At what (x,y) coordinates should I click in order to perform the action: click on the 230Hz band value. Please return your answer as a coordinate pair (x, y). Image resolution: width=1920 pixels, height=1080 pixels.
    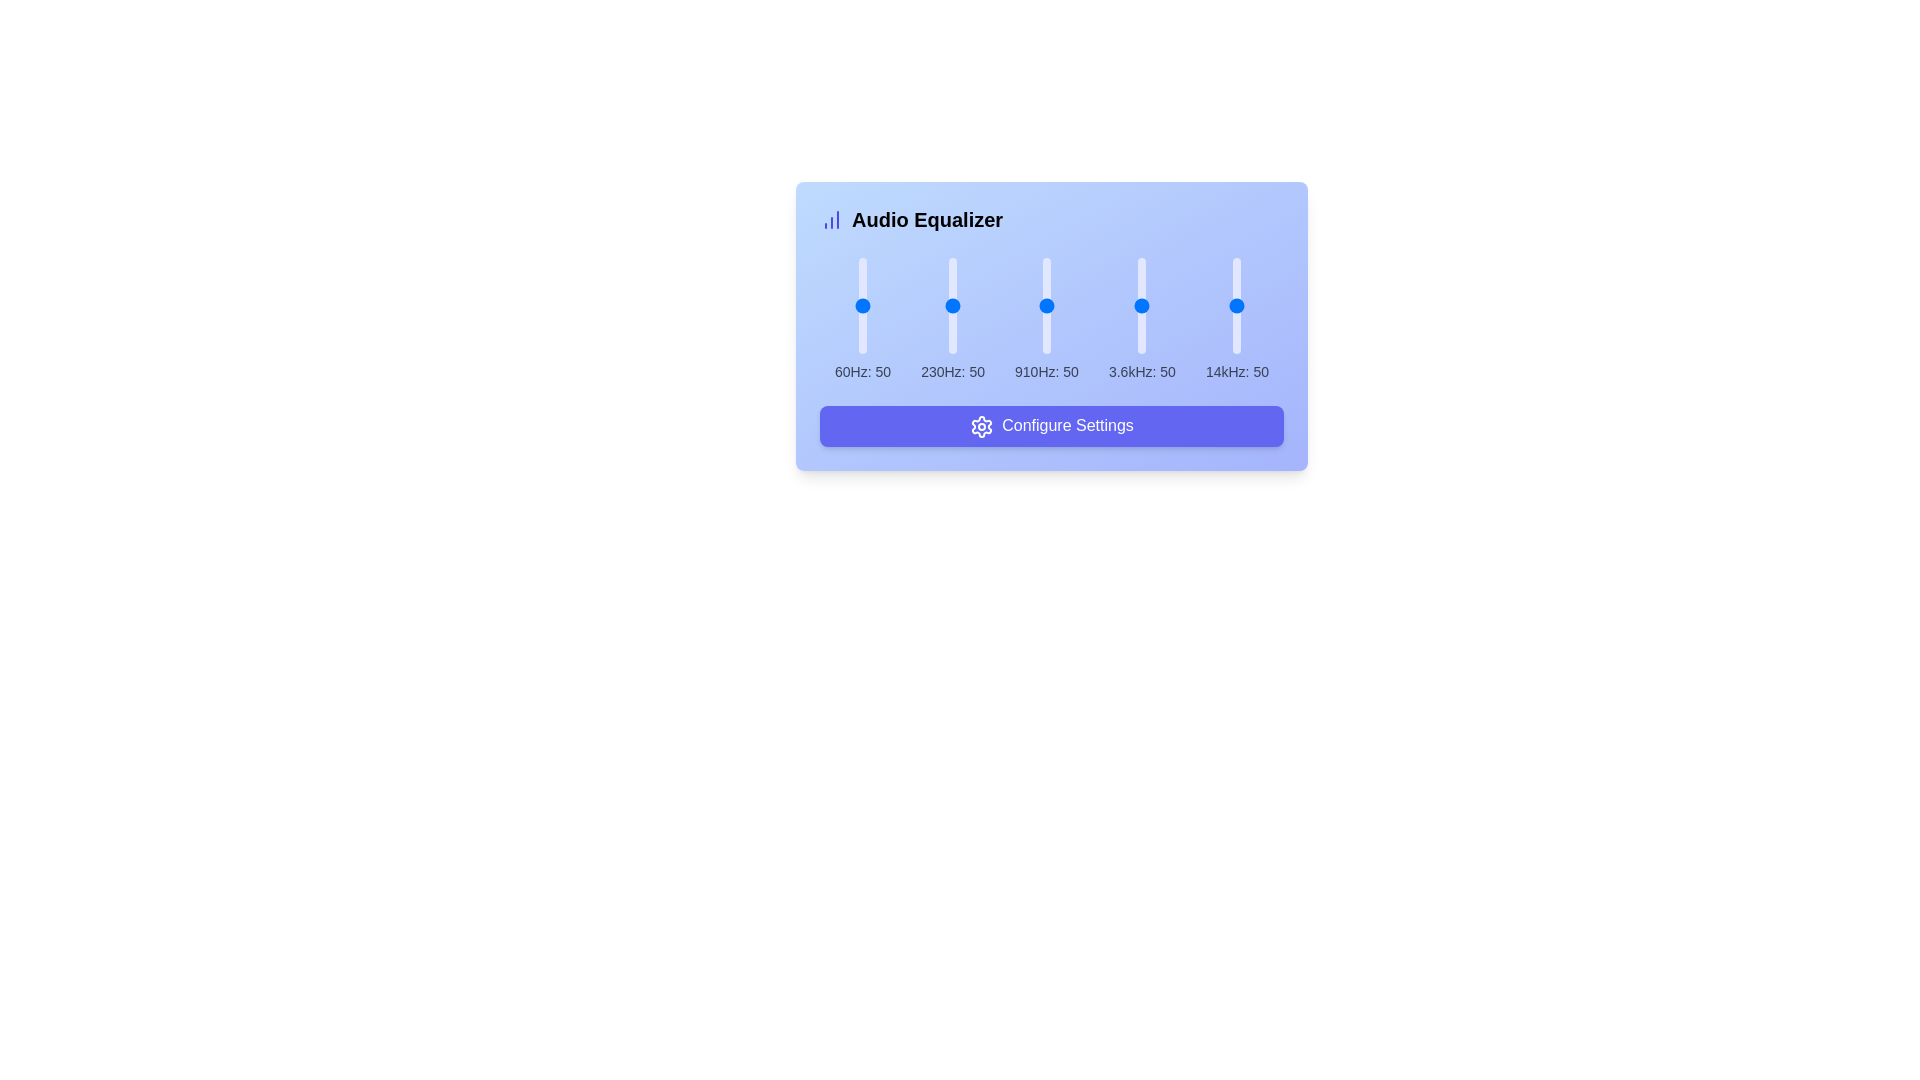
    Looking at the image, I should click on (952, 288).